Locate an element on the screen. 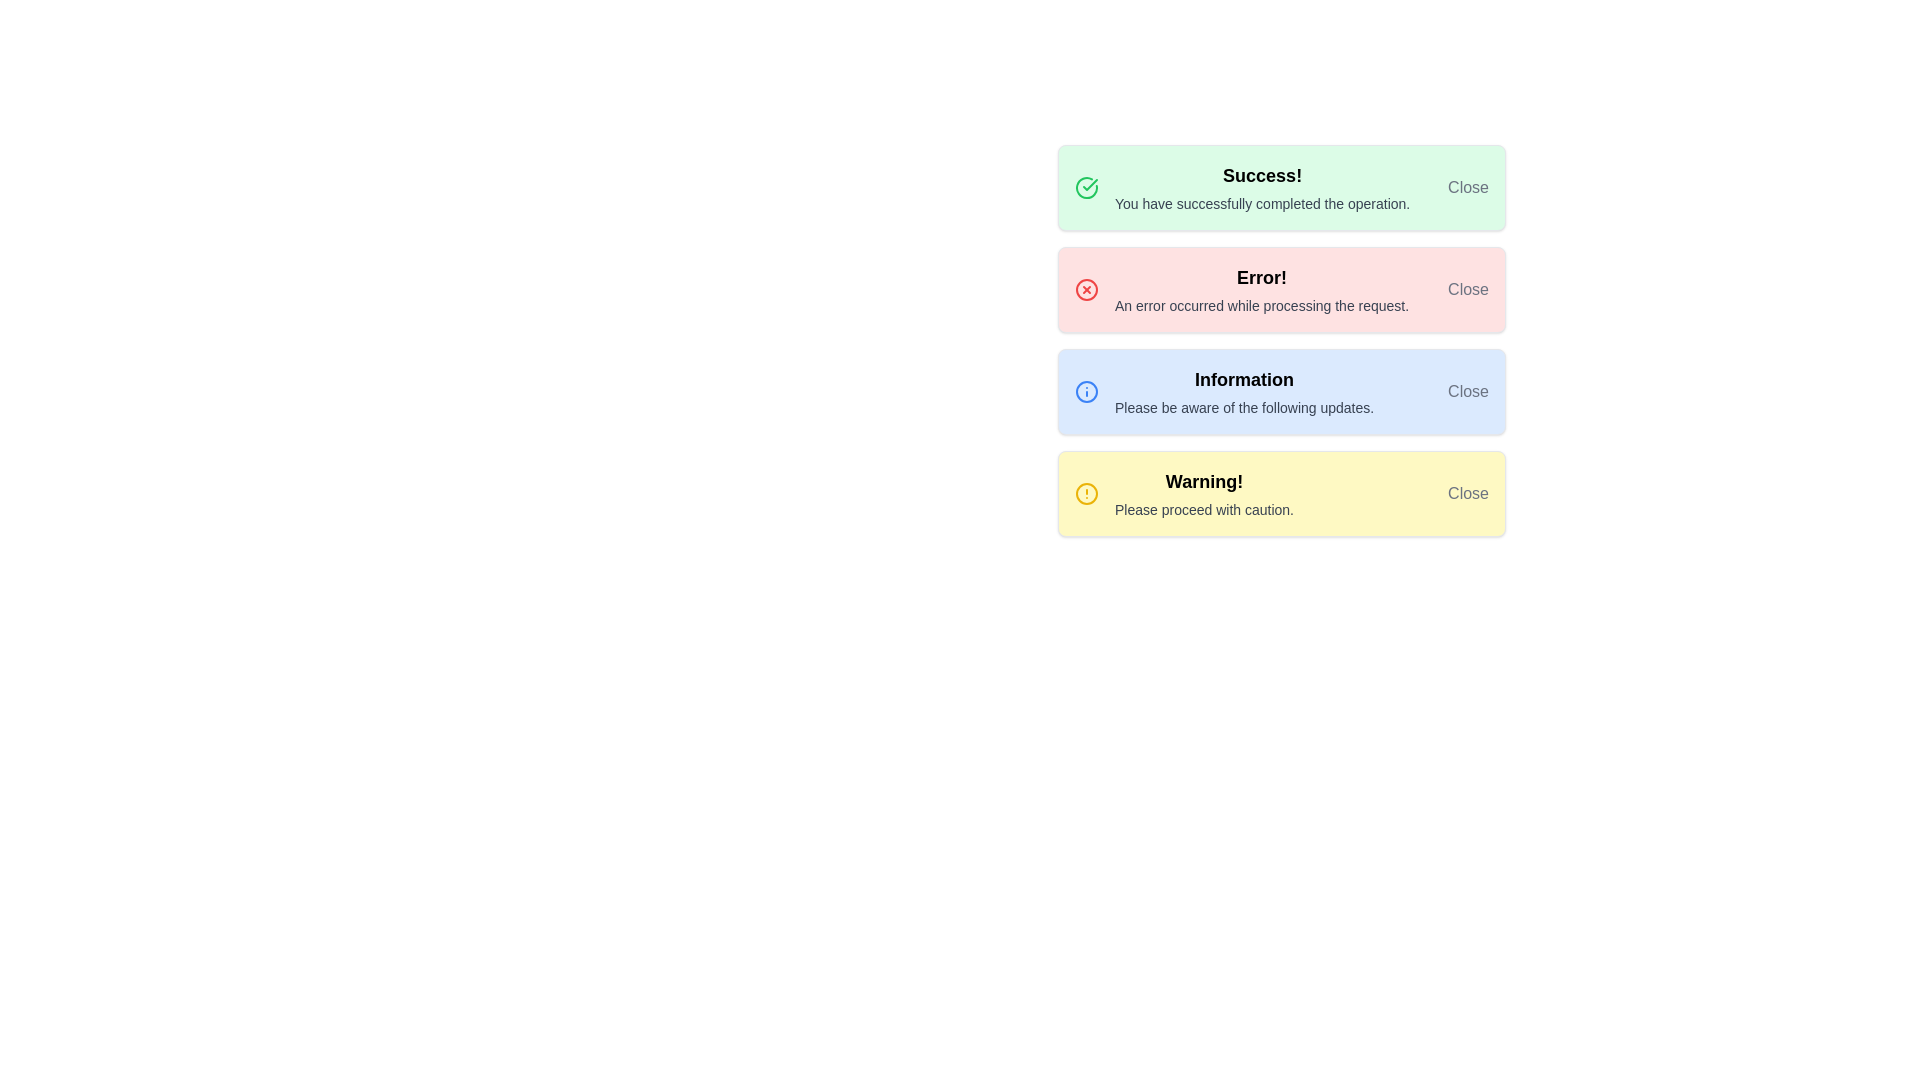  the informational text component located within a light blue notification box, positioned centrally below a red error notification and above a yellow warning notification, with an information icon on the left and a 'Close' button on the right is located at coordinates (1243, 392).